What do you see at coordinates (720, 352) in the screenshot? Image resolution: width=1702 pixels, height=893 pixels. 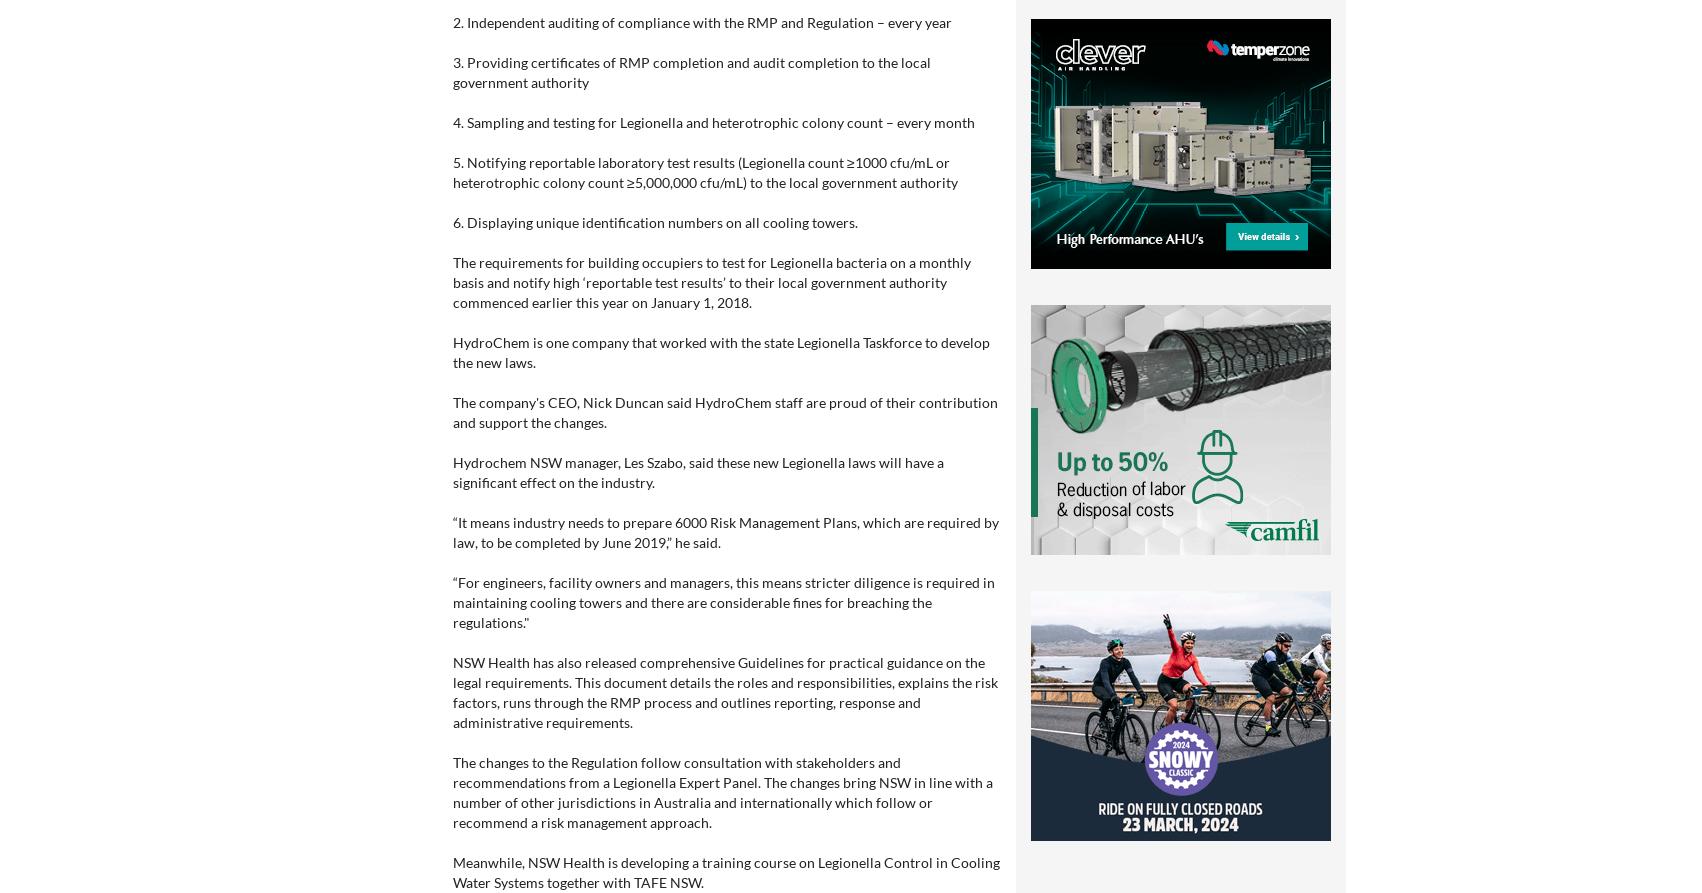 I see `'HydroChem is one company that worked with the state Legionella Taskforce to develop the new laws.'` at bounding box center [720, 352].